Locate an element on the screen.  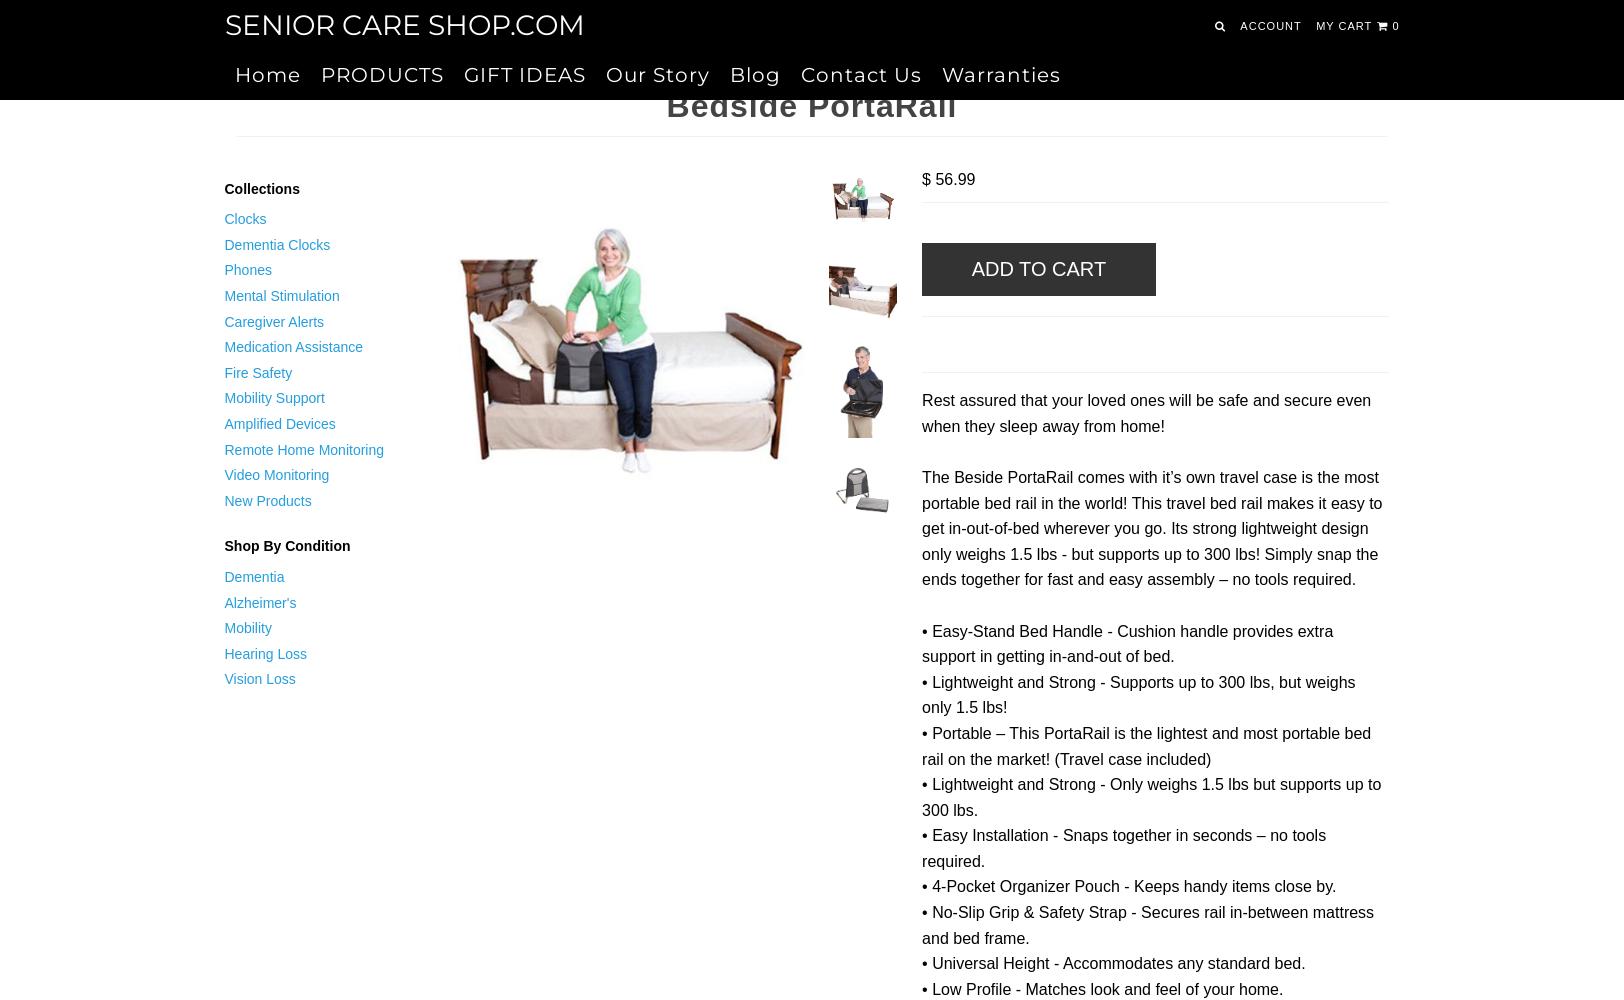
'Mental Stimulation' is located at coordinates (281, 295).